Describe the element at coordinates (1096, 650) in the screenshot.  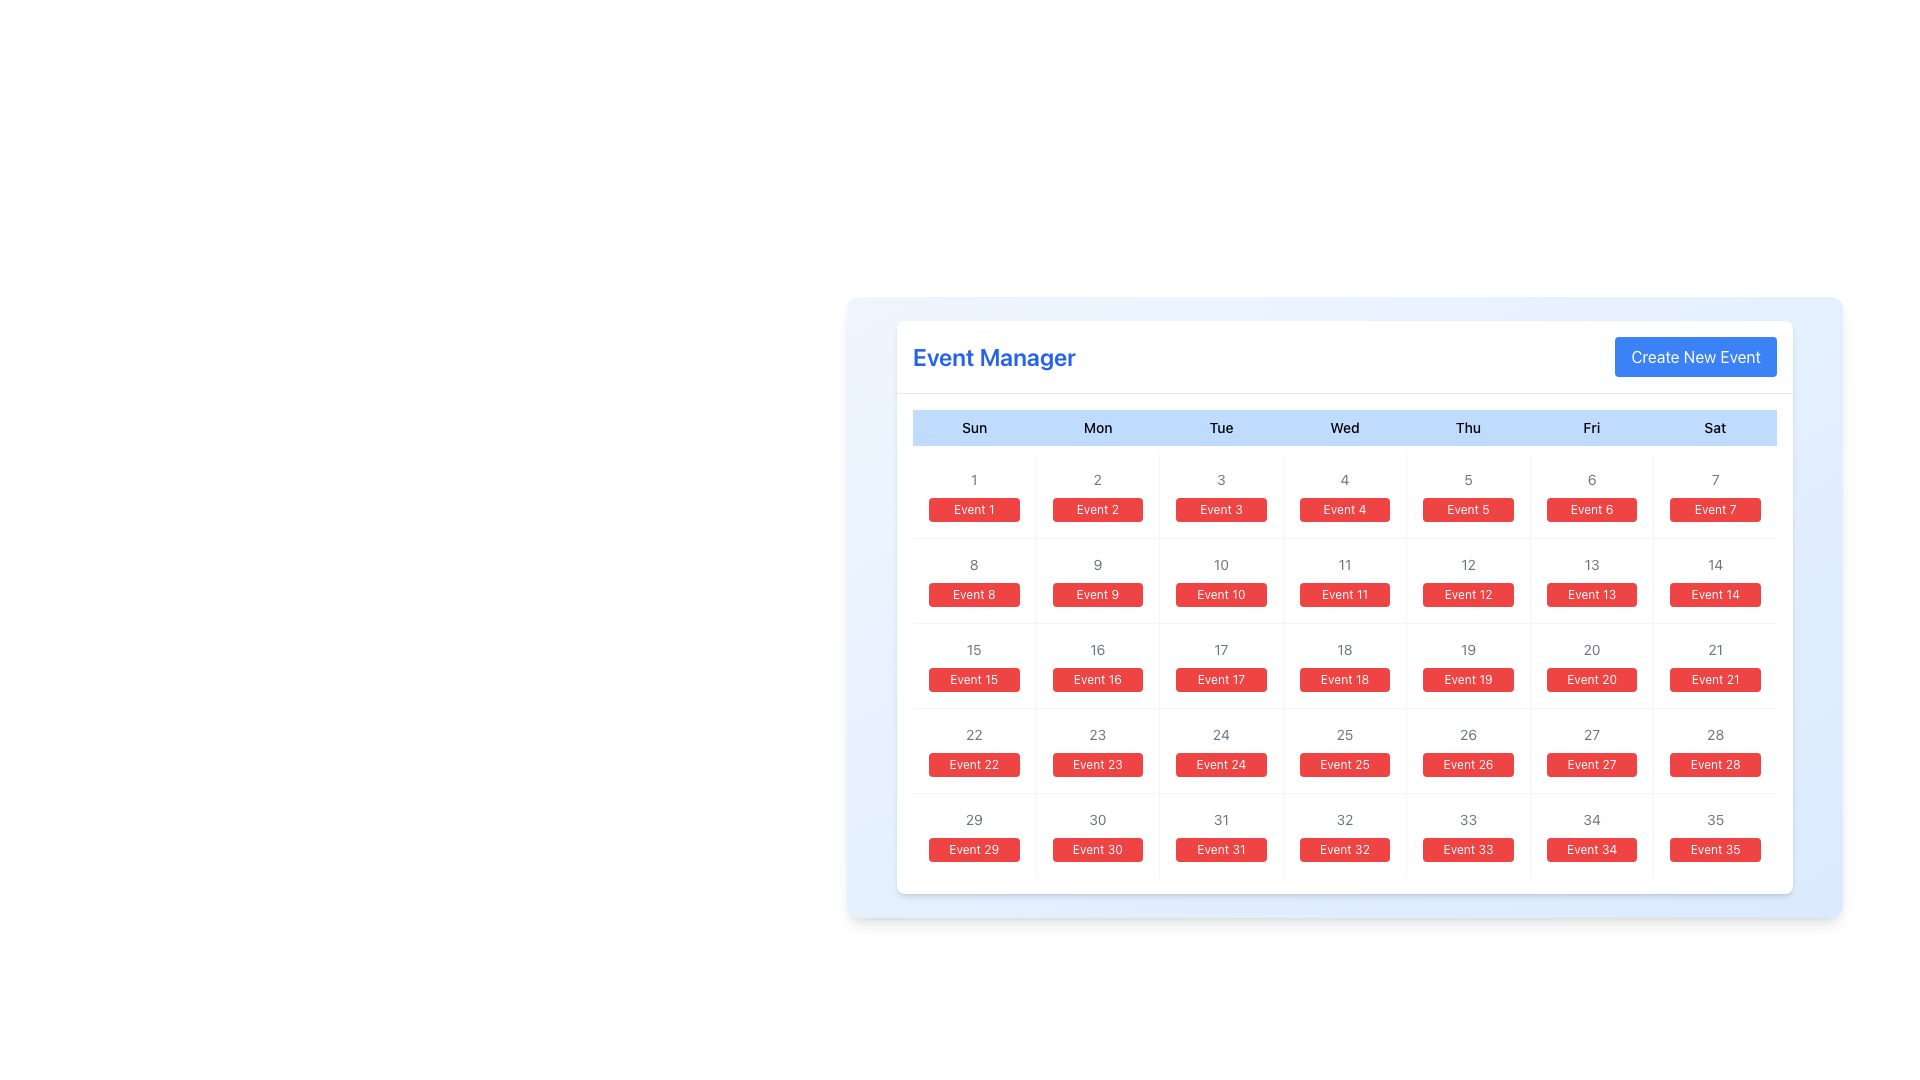
I see `the static text label displaying the number '16' in gray, located in the upper part of the calendar cell for the day marked as '16', which is positioned in the fourth row and second column under 'Mon'` at that location.